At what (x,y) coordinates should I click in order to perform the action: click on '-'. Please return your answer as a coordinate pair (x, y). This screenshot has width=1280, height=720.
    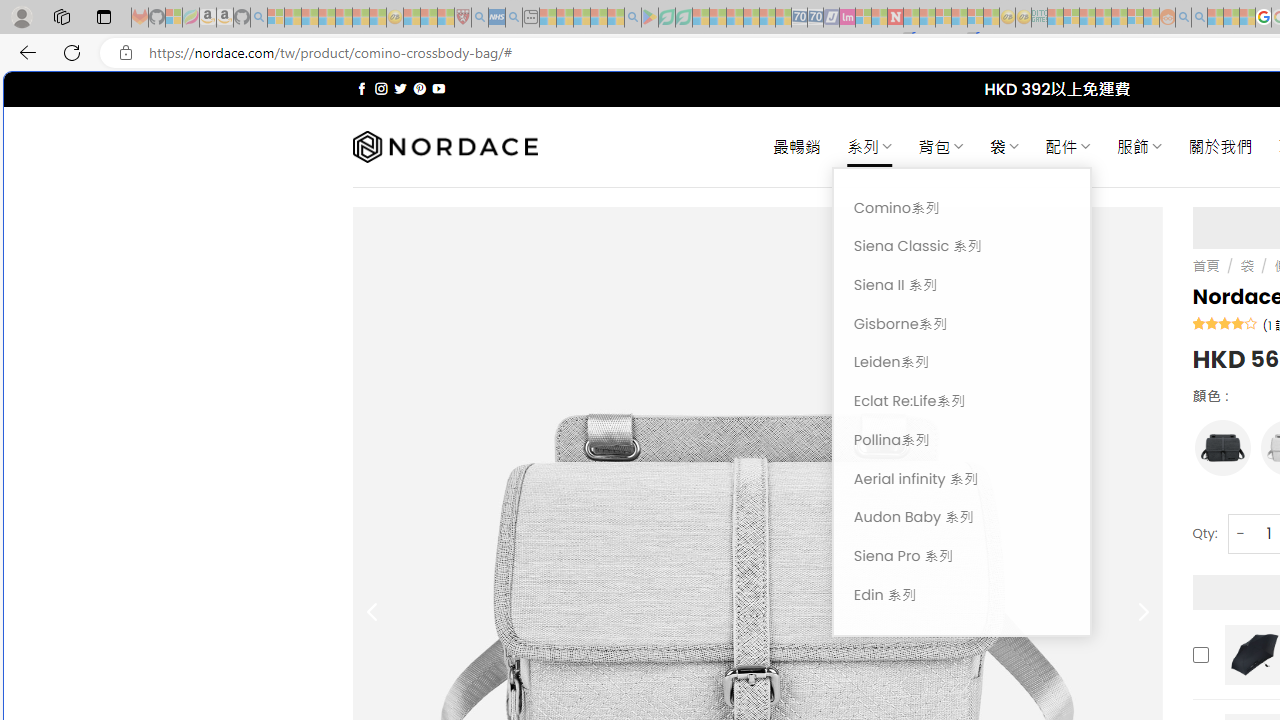
    Looking at the image, I should click on (1239, 532).